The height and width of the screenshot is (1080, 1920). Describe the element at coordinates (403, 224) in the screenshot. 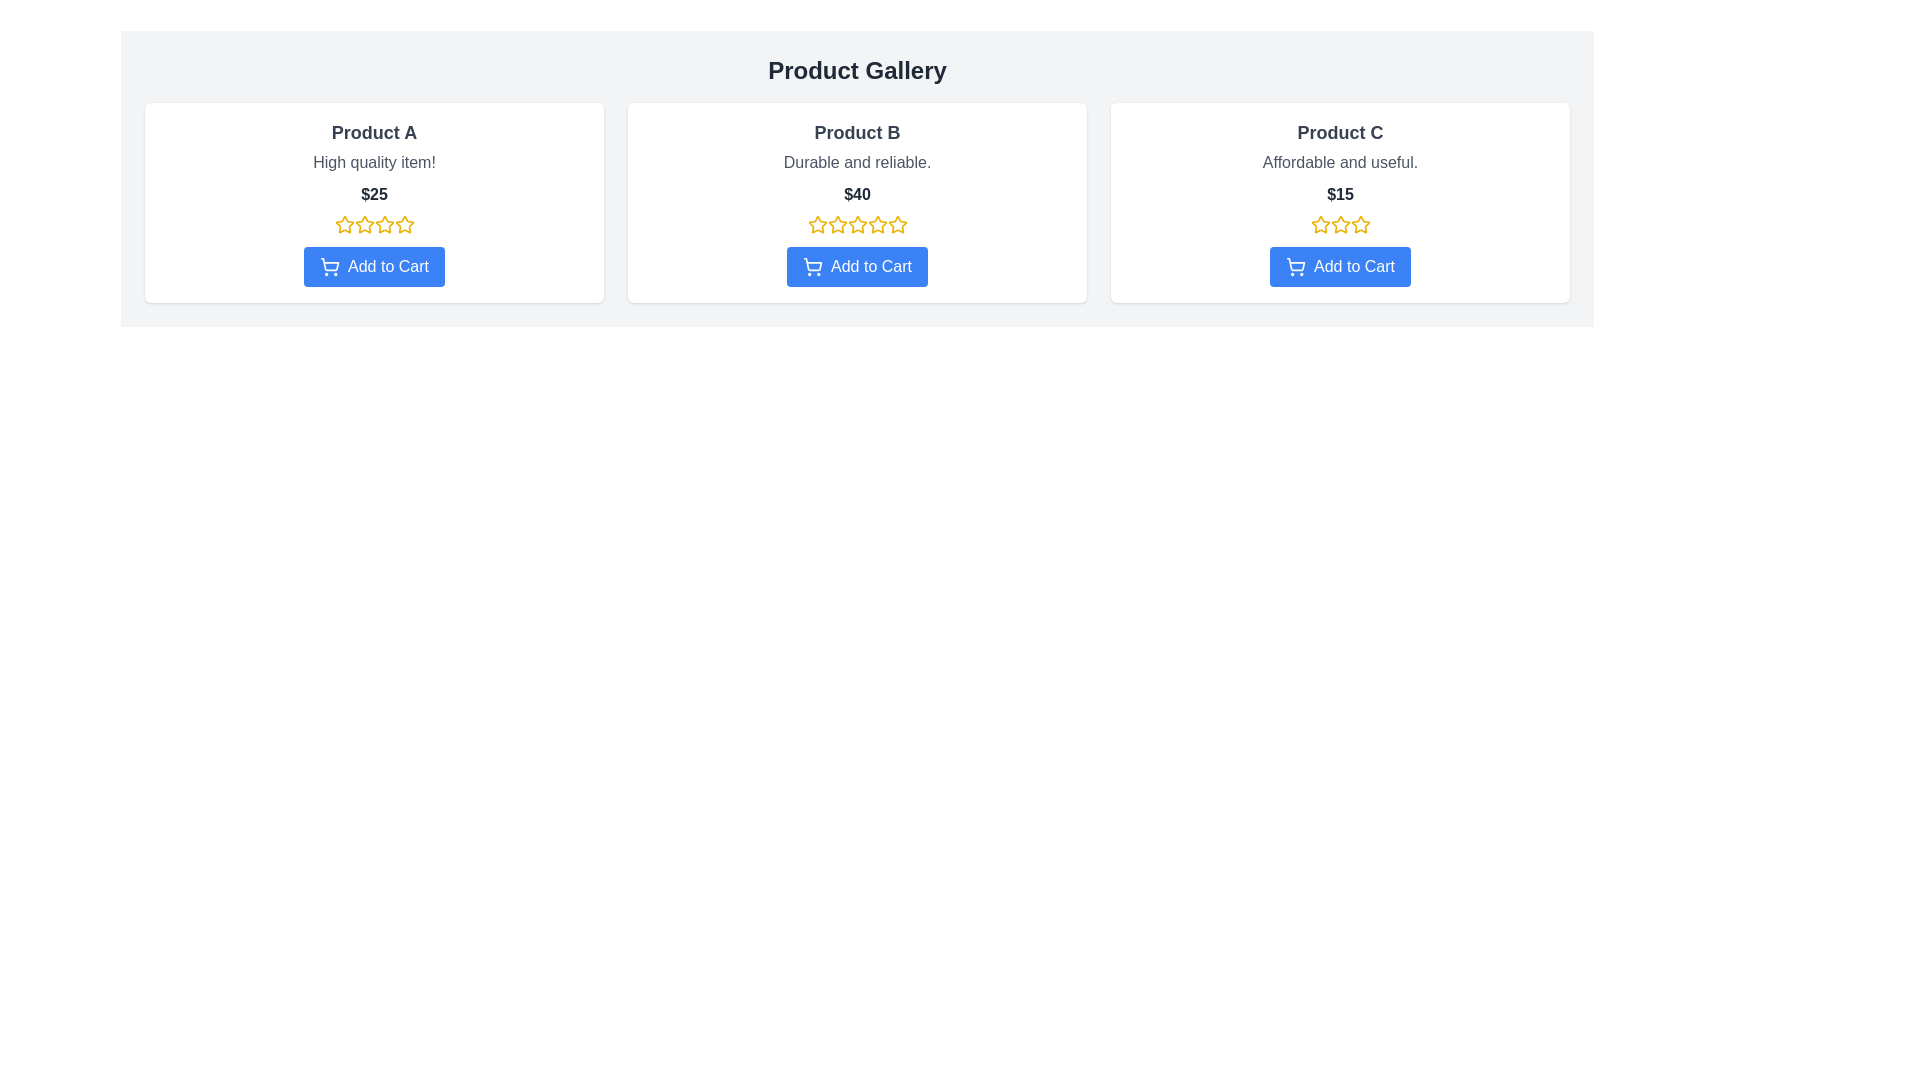

I see `the fifth hollow star icon with a yellow outline` at that location.